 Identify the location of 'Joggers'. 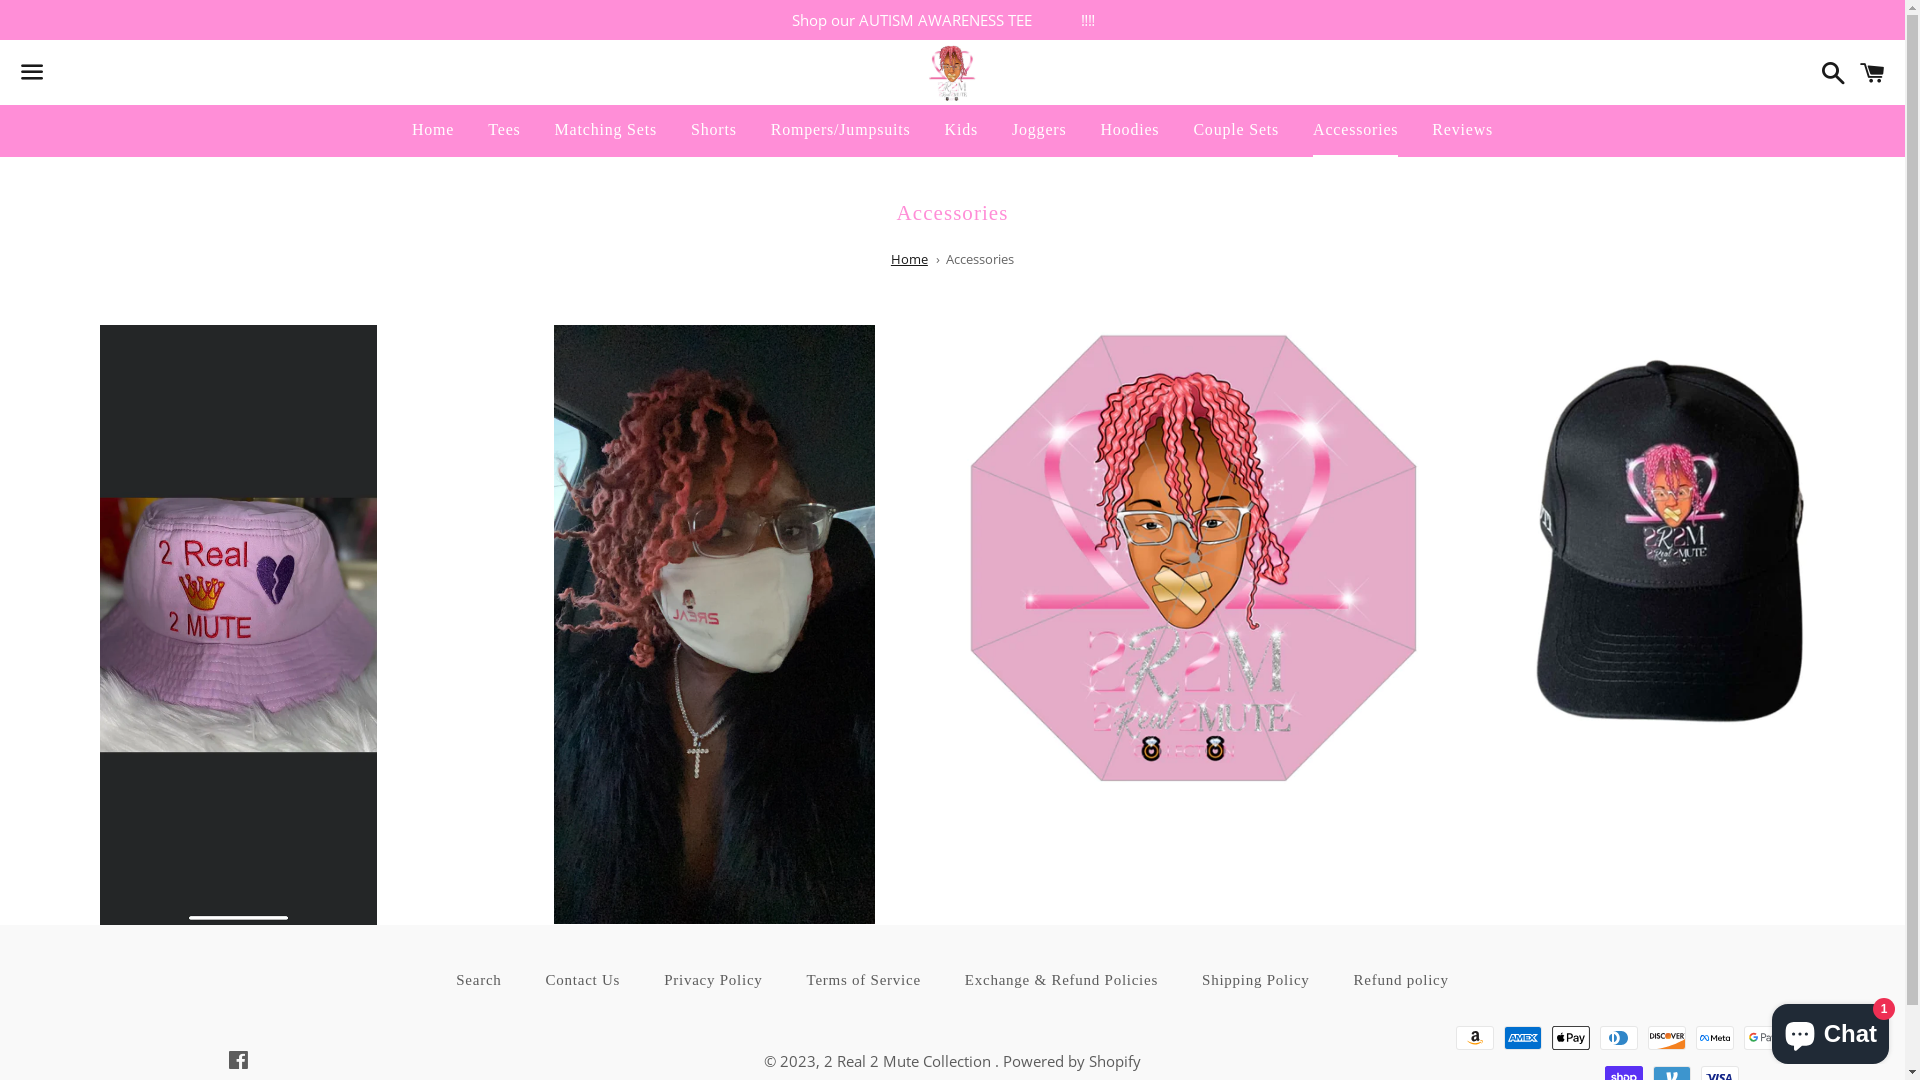
(1038, 130).